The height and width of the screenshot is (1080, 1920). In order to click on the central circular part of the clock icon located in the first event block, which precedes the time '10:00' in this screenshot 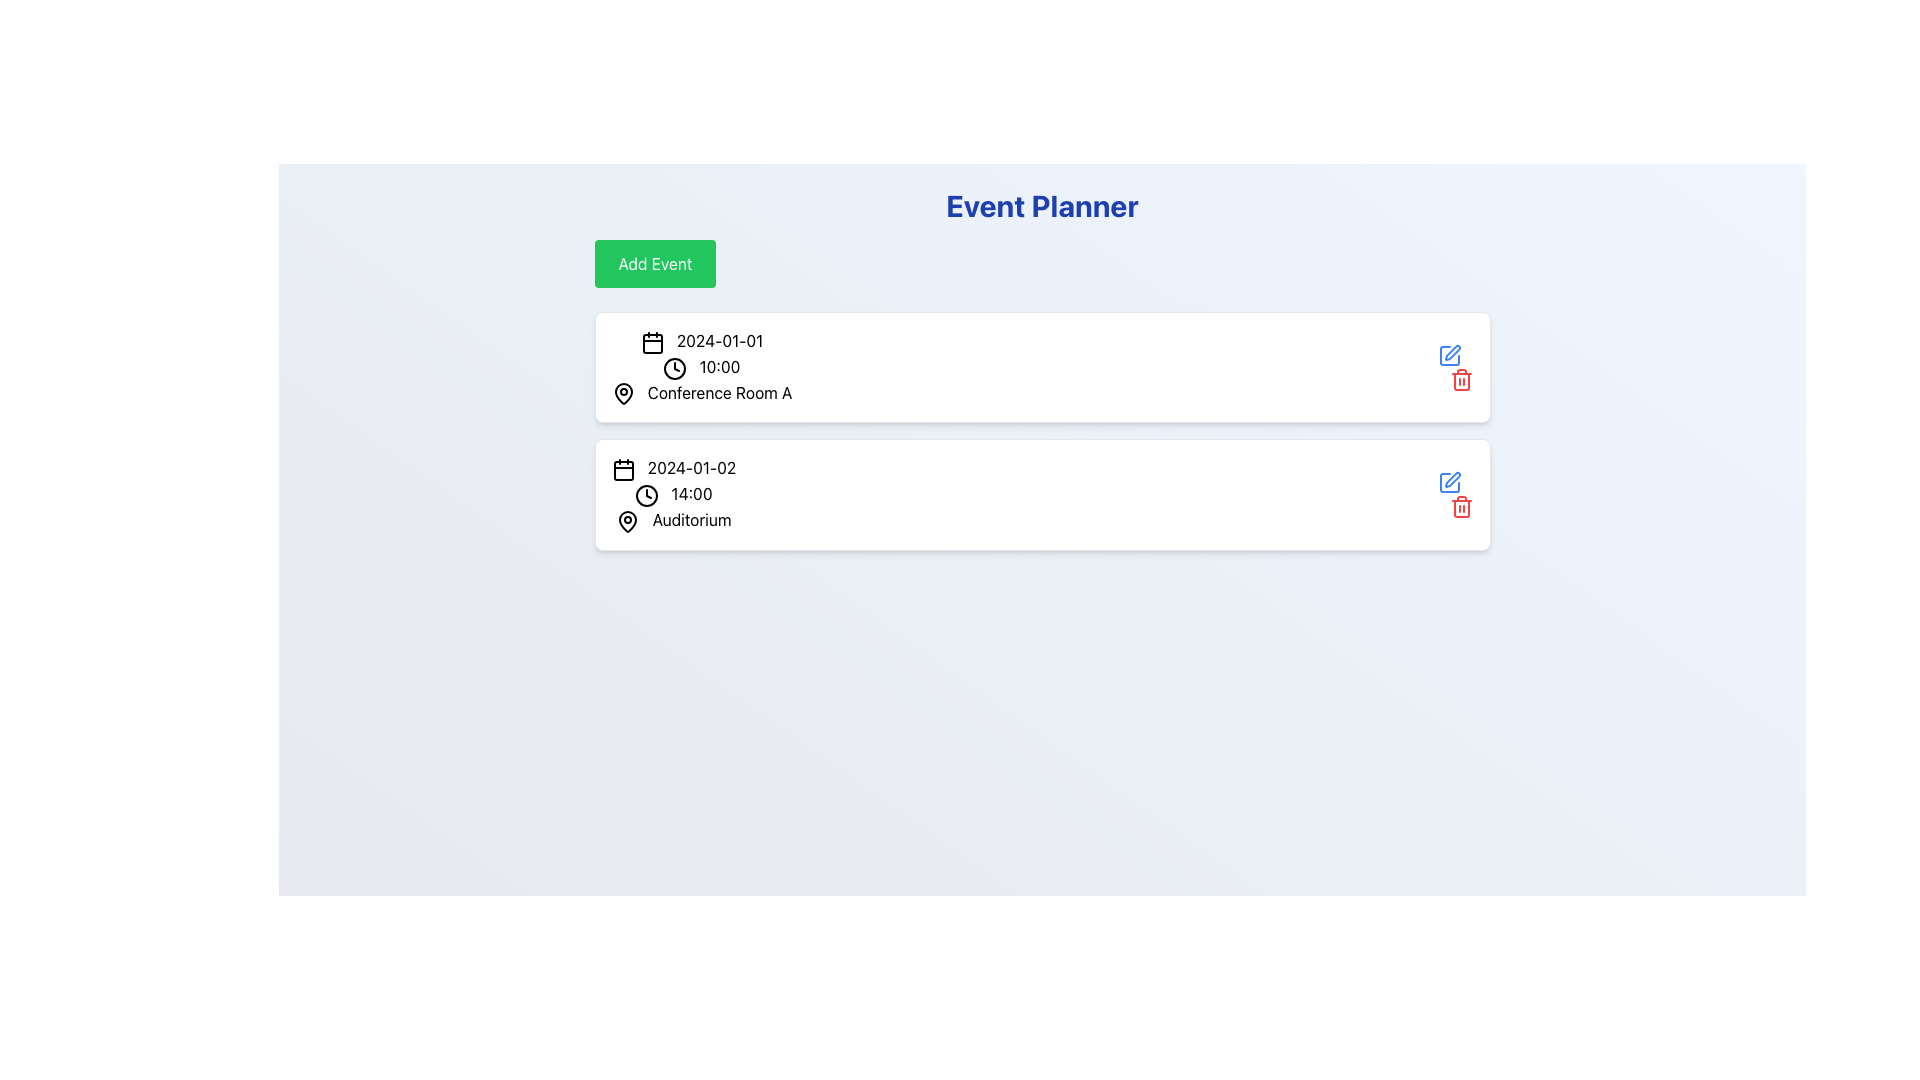, I will do `click(675, 368)`.